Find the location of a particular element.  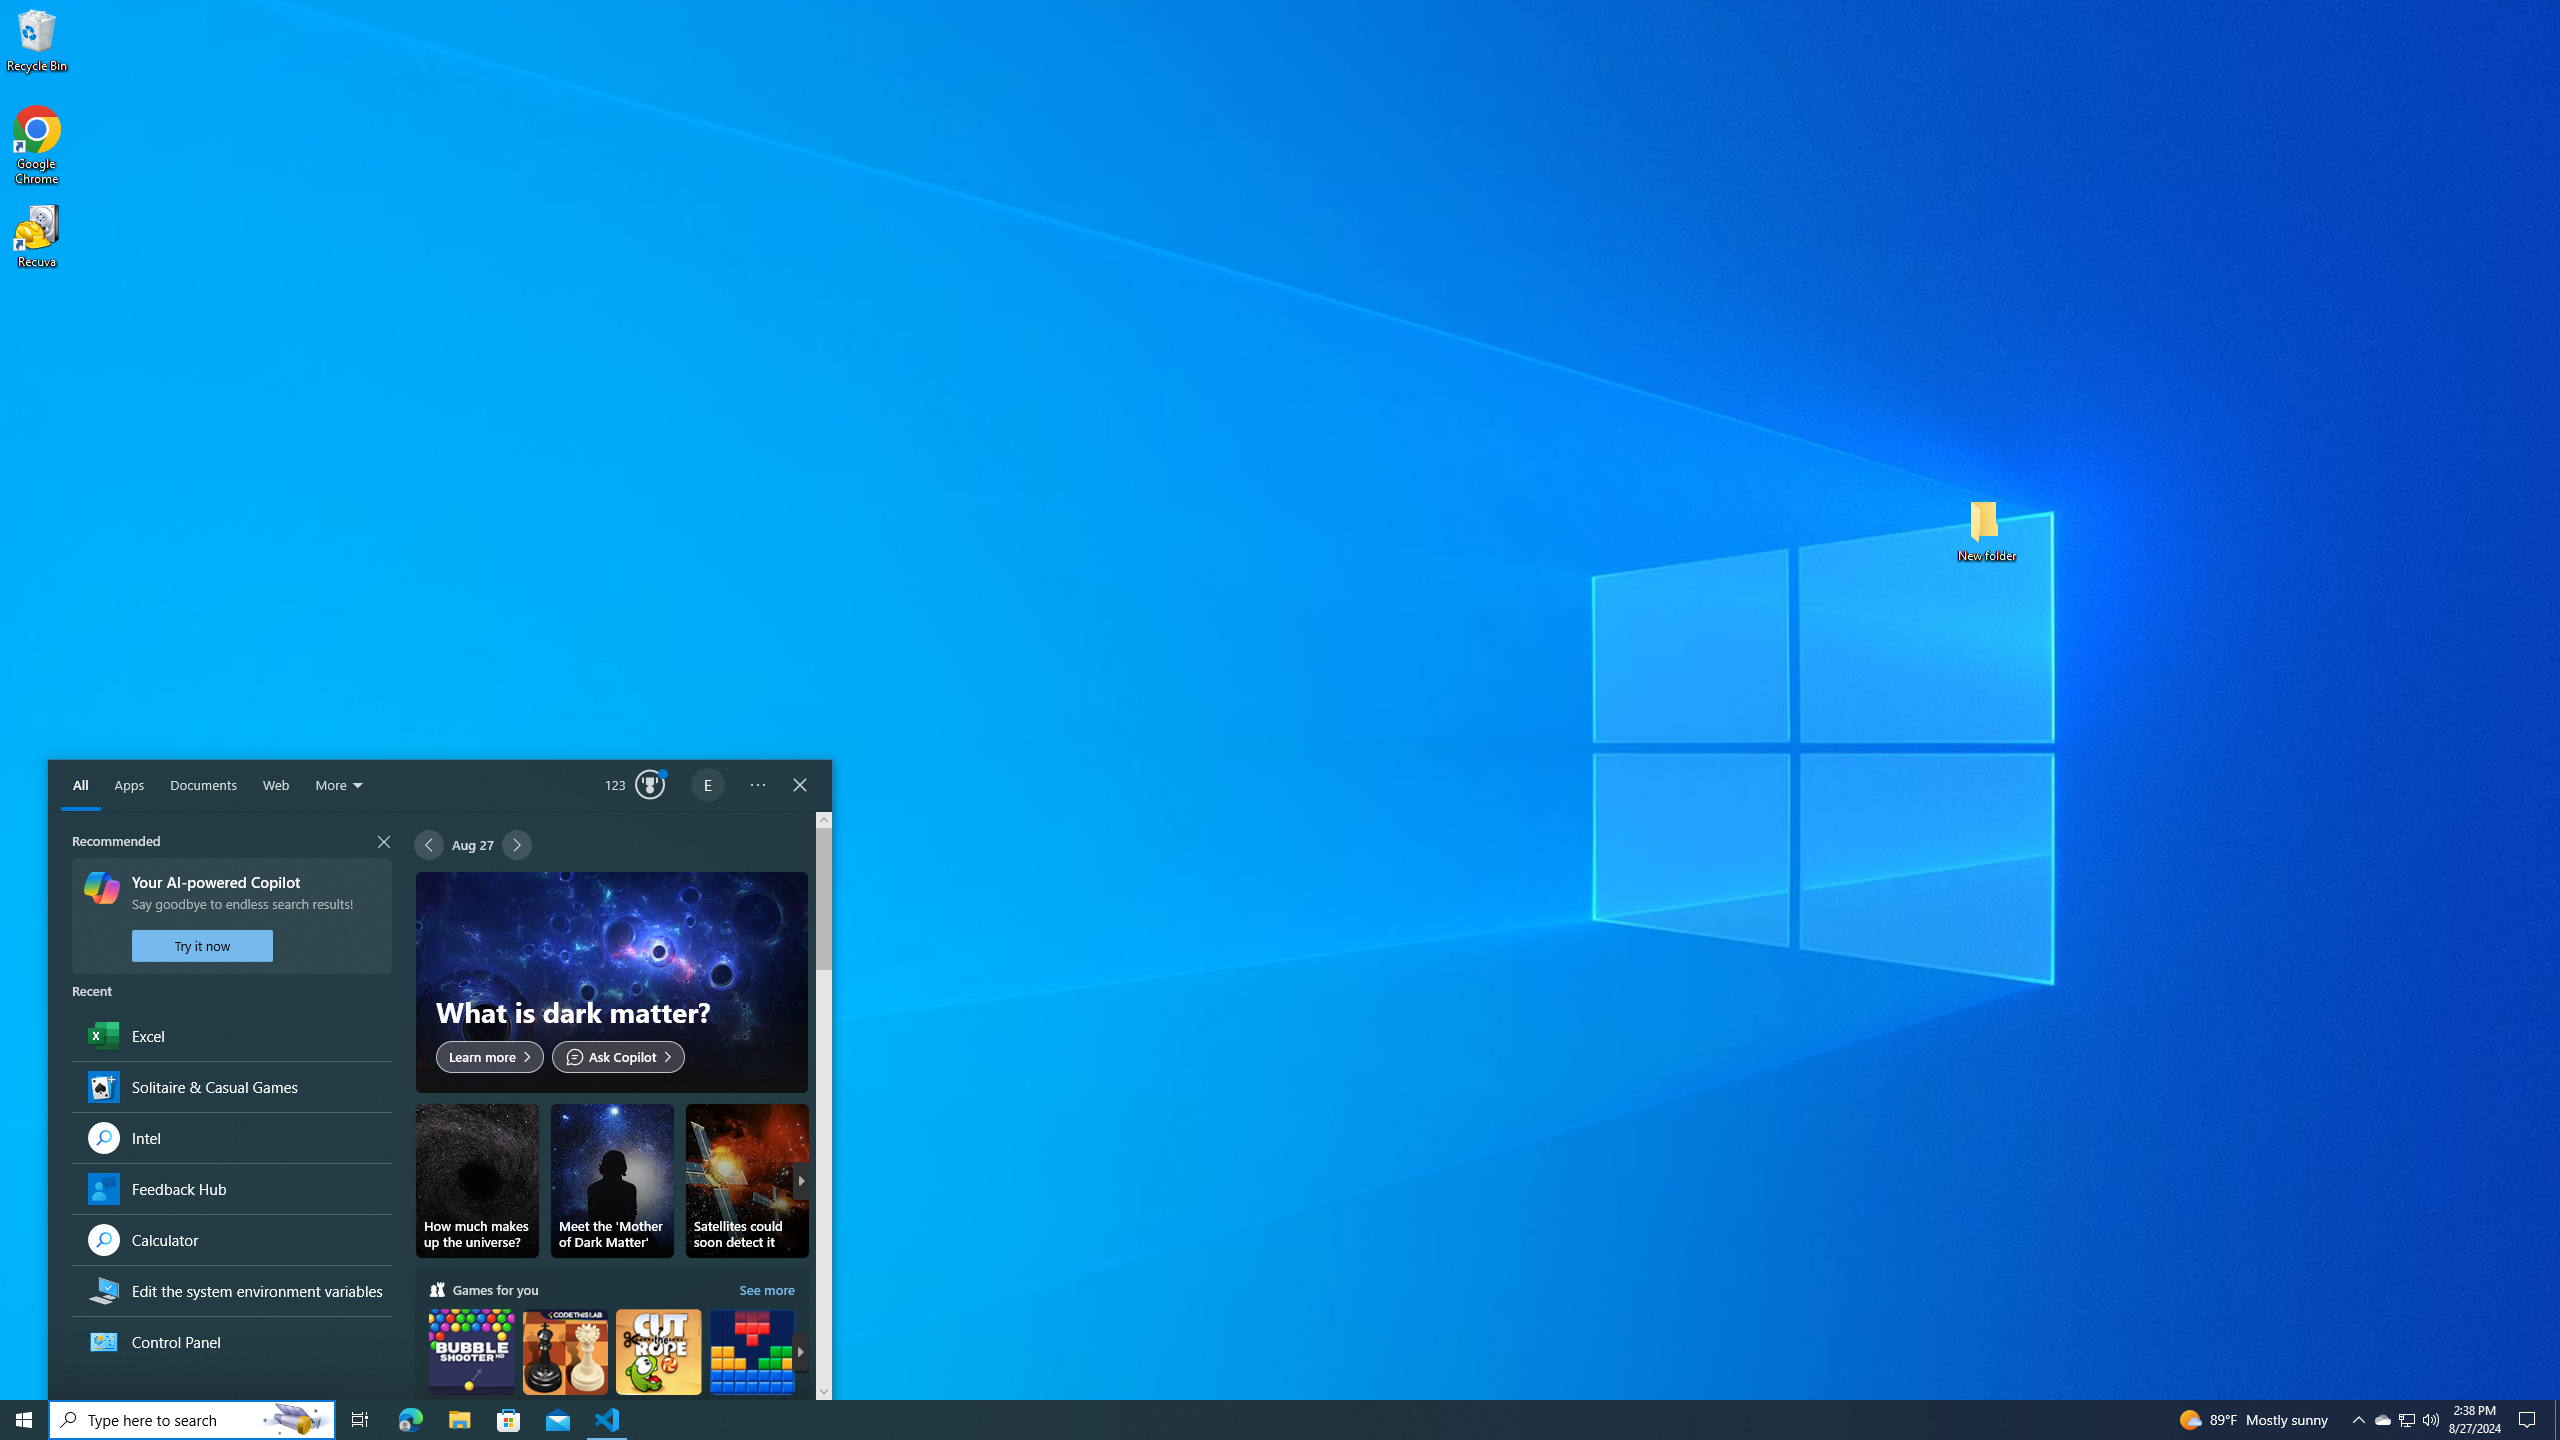

'What is dark matter?' is located at coordinates (611, 981).